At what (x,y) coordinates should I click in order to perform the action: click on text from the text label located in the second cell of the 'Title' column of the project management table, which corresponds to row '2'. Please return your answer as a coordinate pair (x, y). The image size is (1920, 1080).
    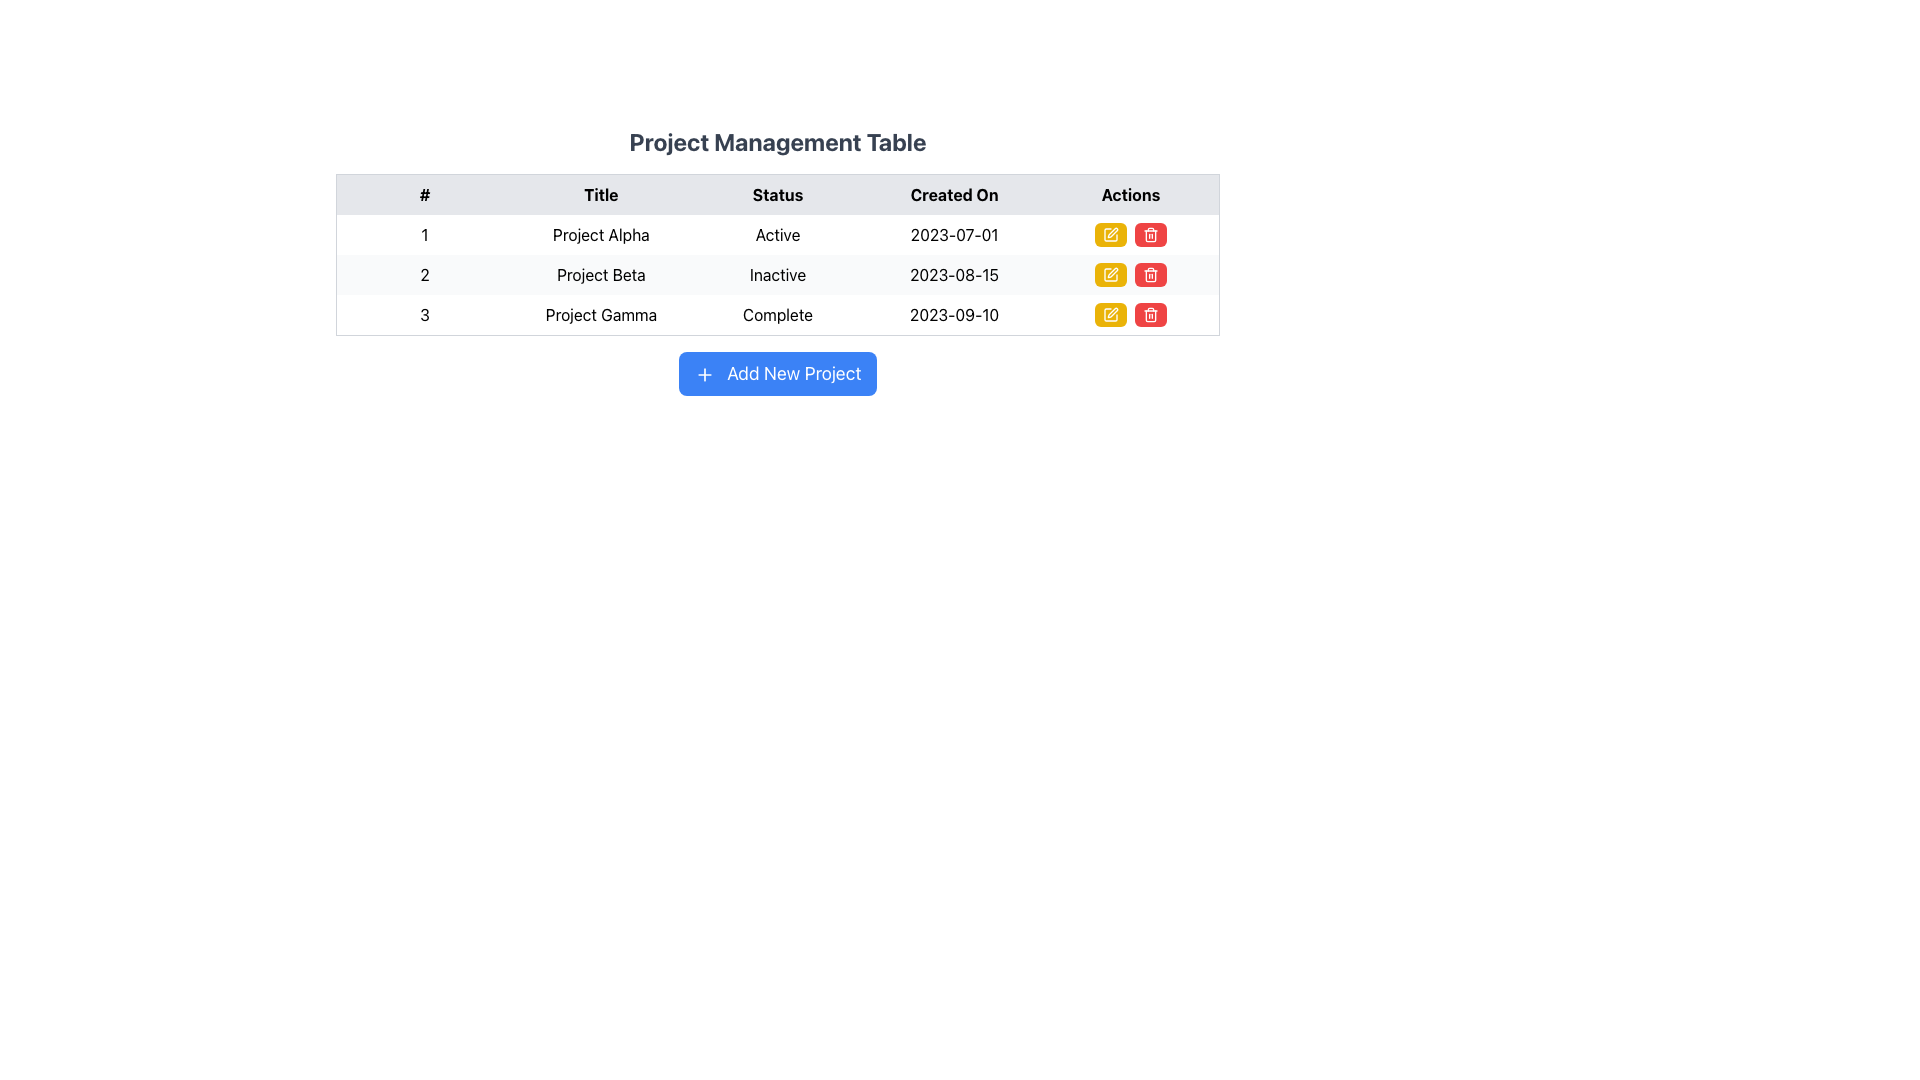
    Looking at the image, I should click on (600, 274).